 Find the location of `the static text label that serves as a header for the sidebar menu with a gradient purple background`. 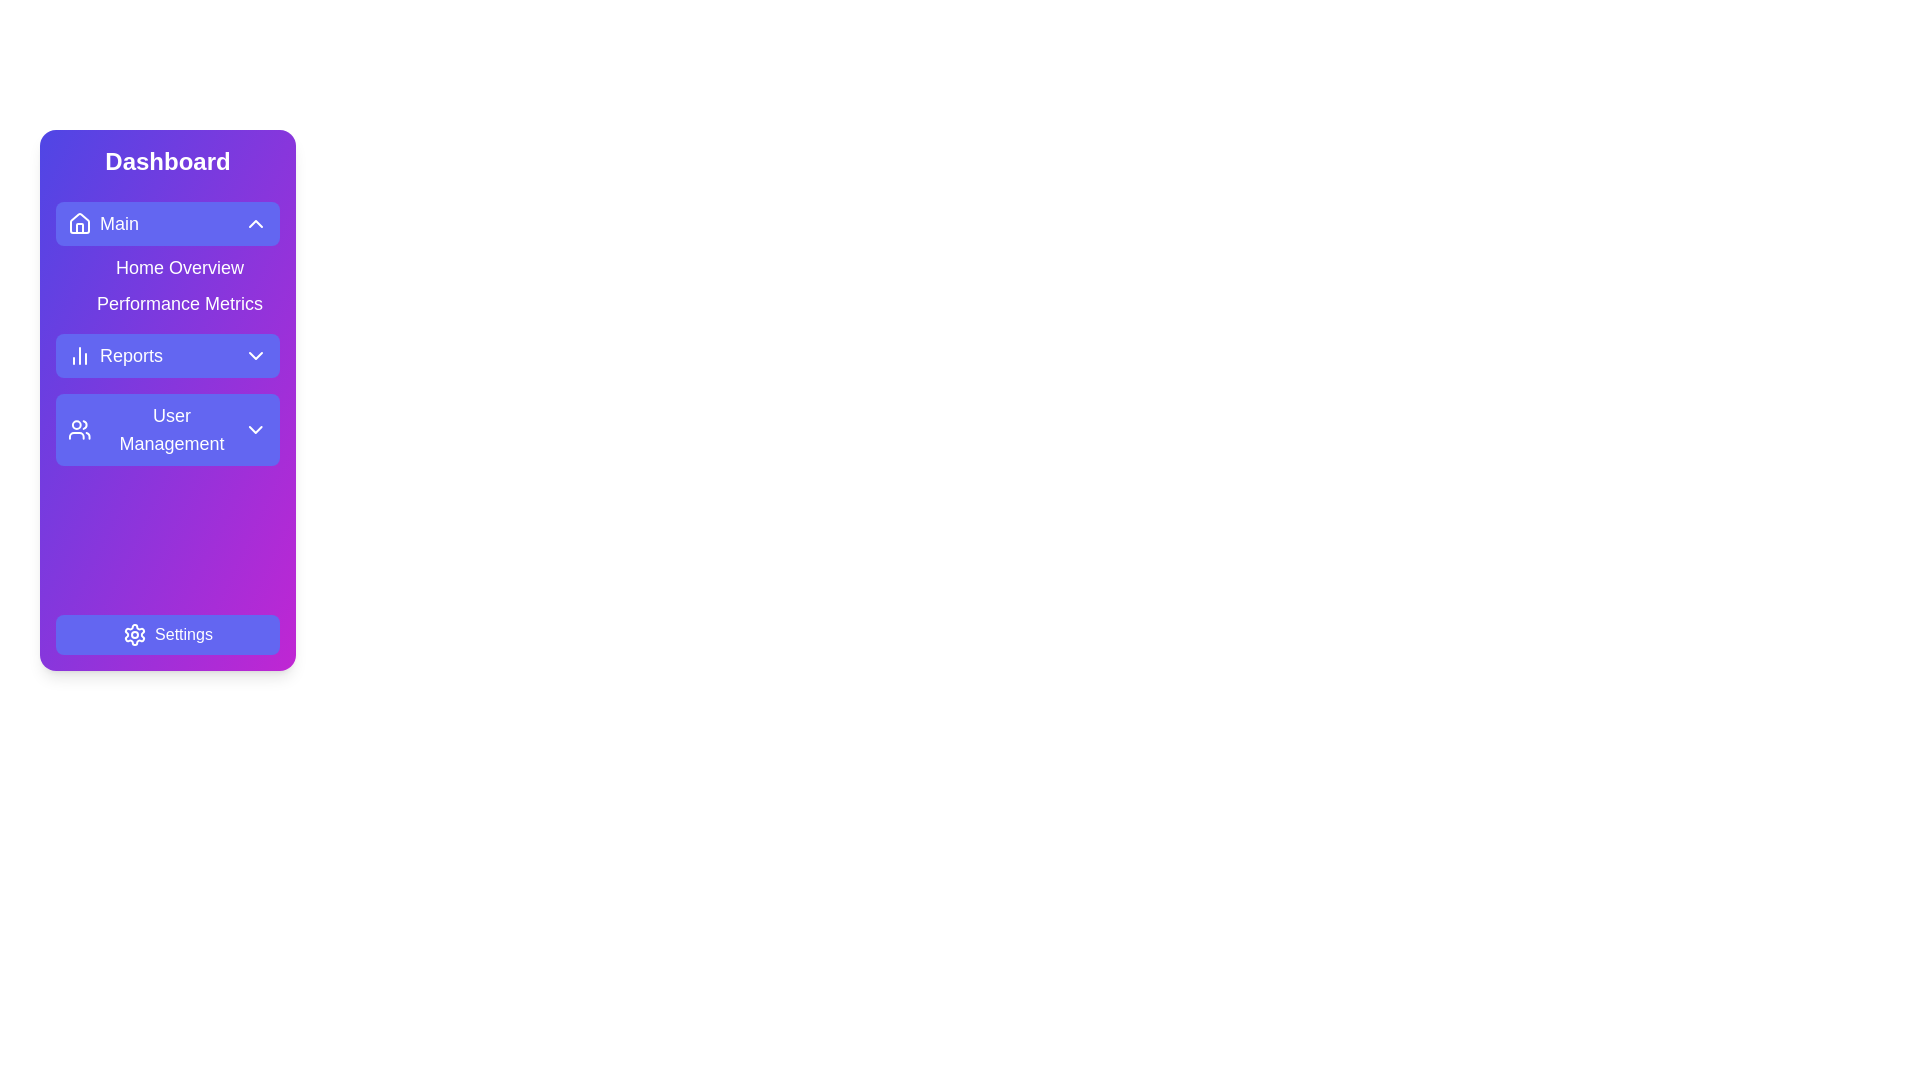

the static text label that serves as a header for the sidebar menu with a gradient purple background is located at coordinates (168, 161).